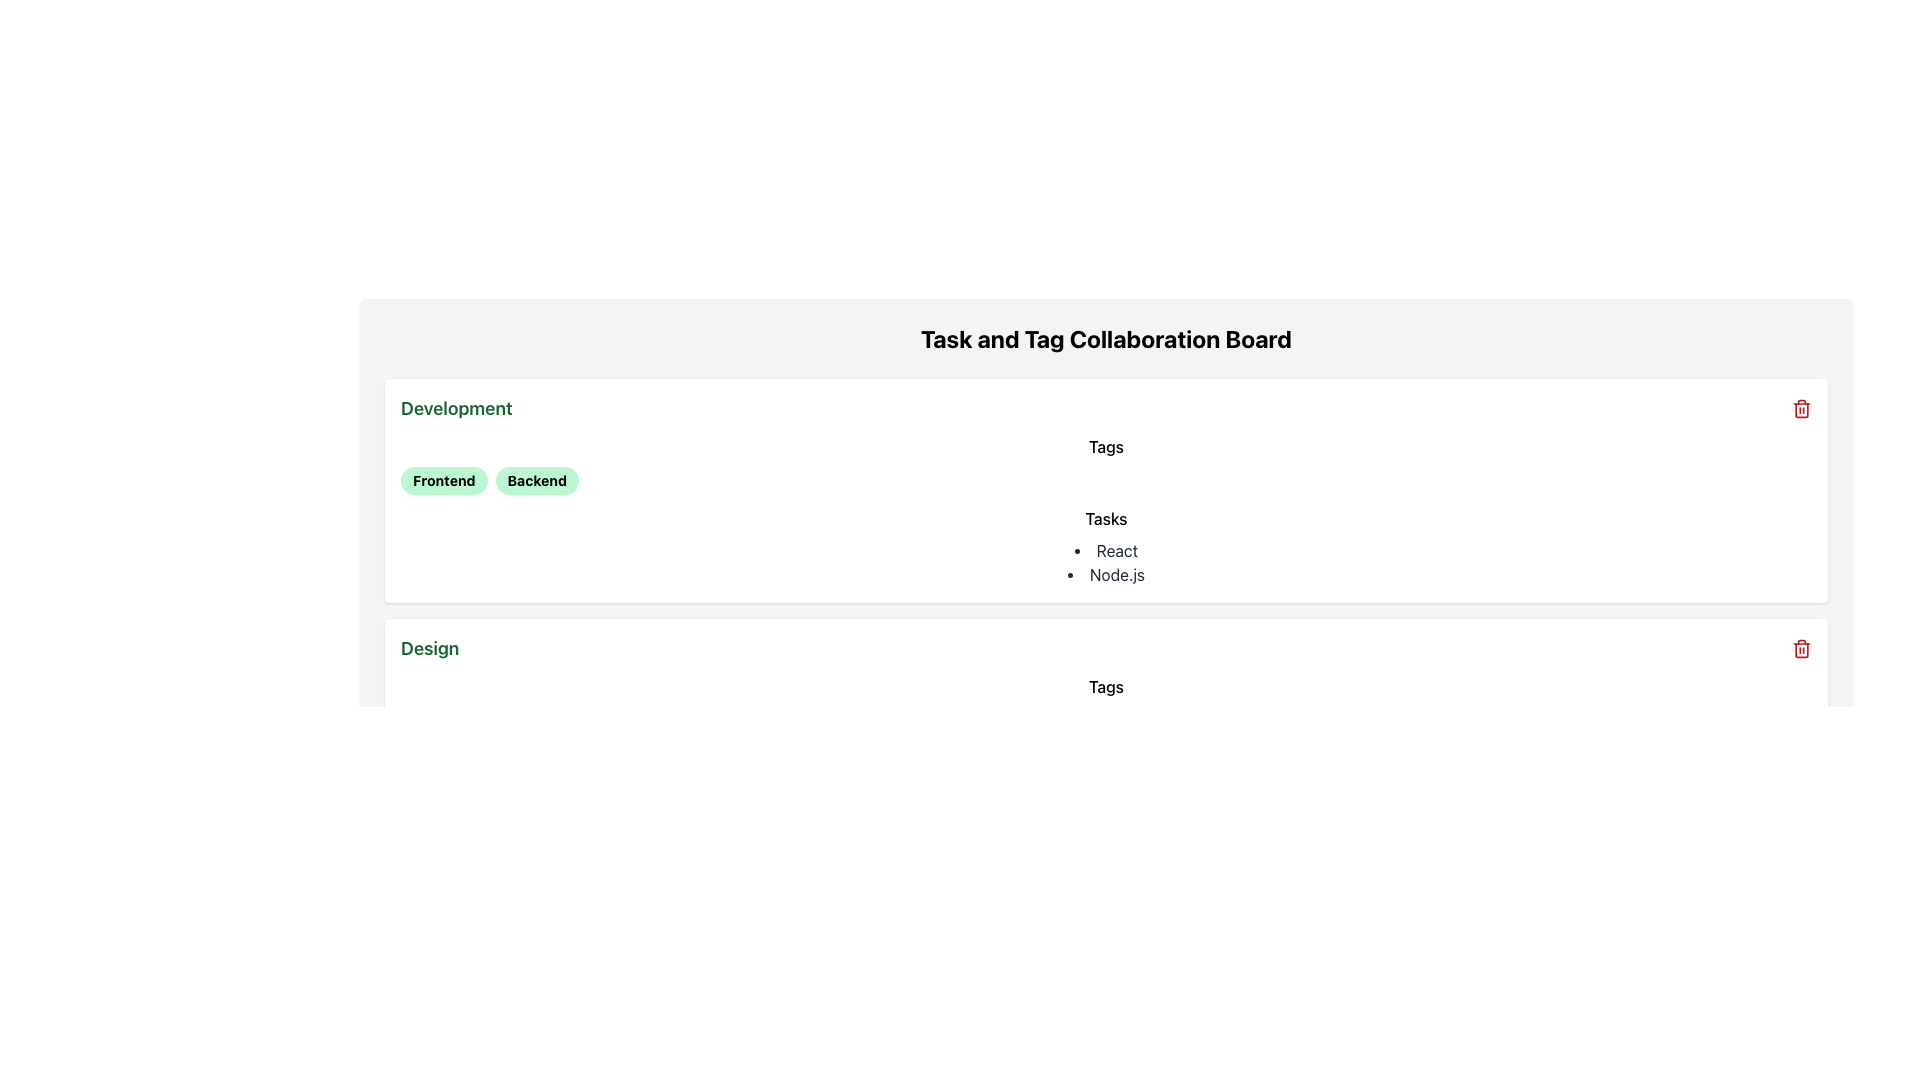  Describe the element at coordinates (1105, 338) in the screenshot. I see `the text label displaying 'Task and Tag Collaboration Board'` at that location.